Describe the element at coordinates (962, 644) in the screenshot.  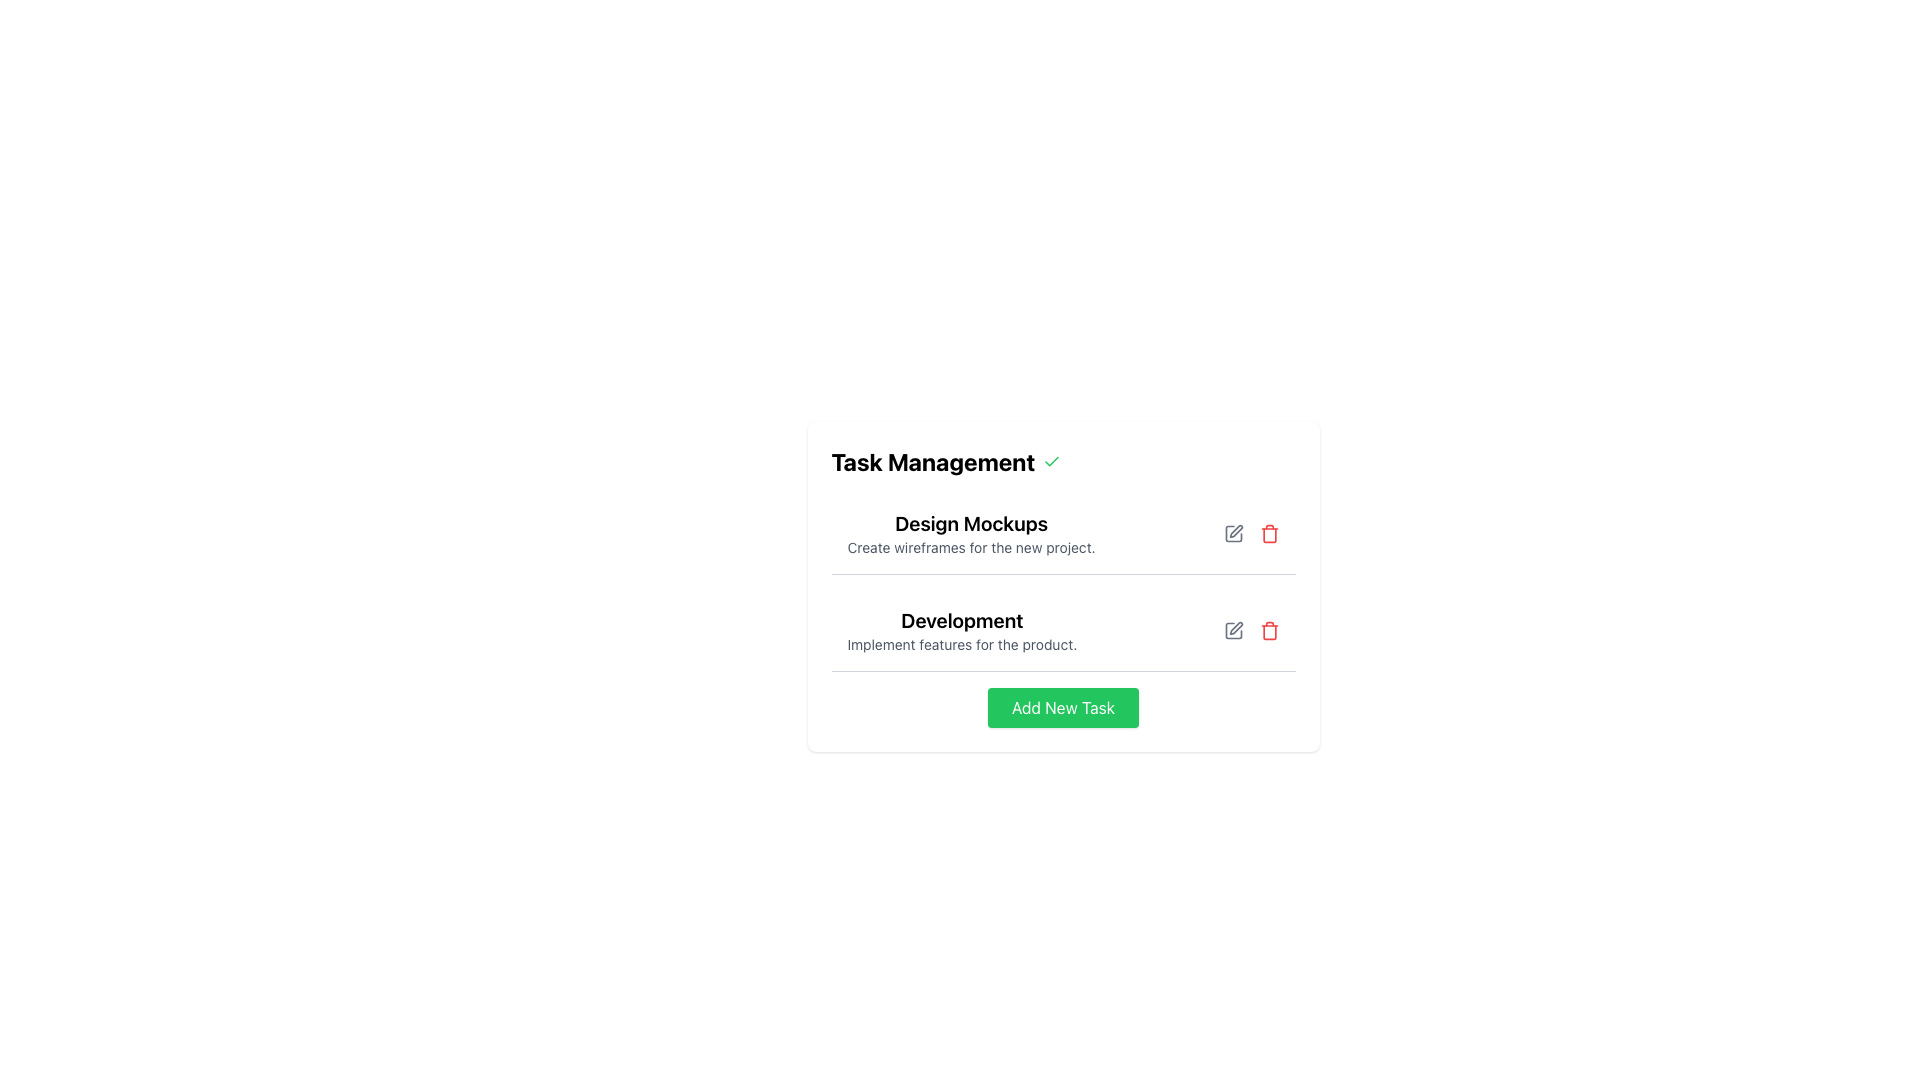
I see `the text description element providing details about the task labeled 'Development', located under 'Task Management'` at that location.